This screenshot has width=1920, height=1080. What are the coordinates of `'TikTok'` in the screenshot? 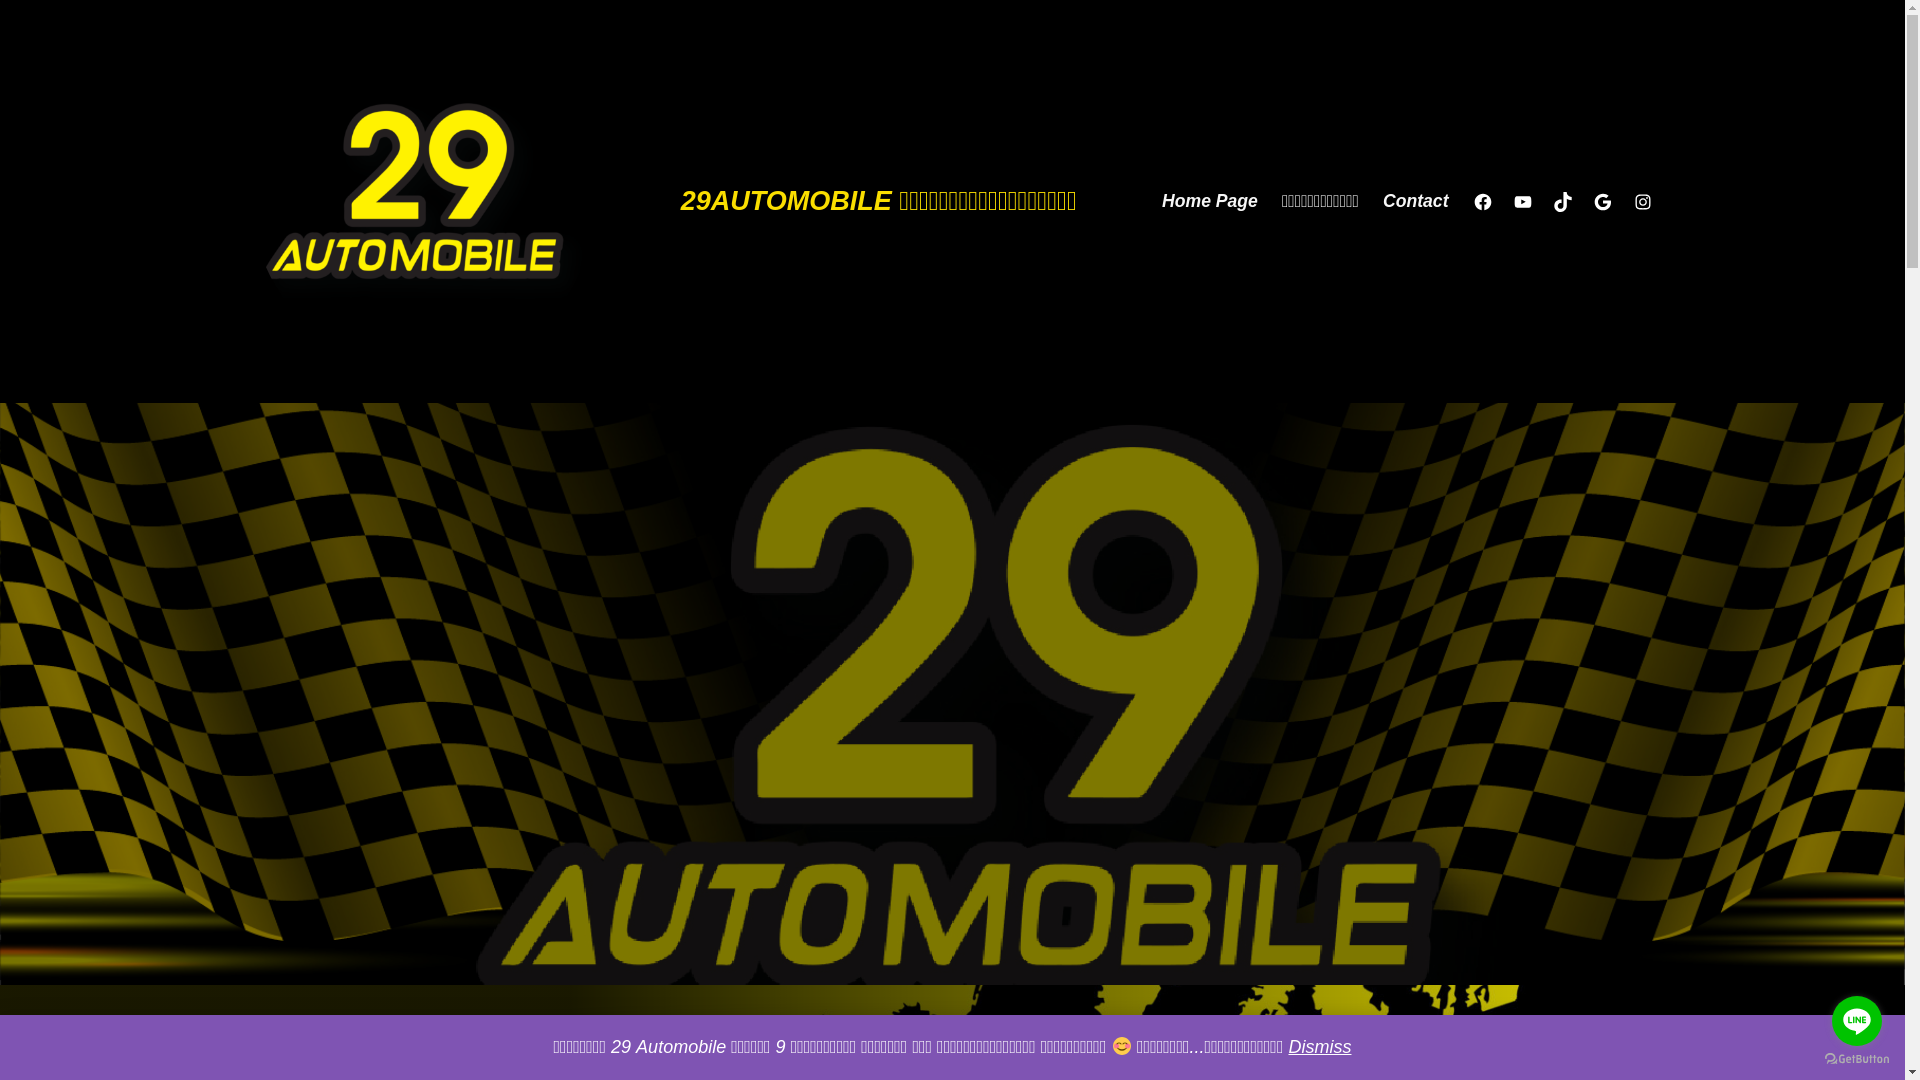 It's located at (1560, 201).